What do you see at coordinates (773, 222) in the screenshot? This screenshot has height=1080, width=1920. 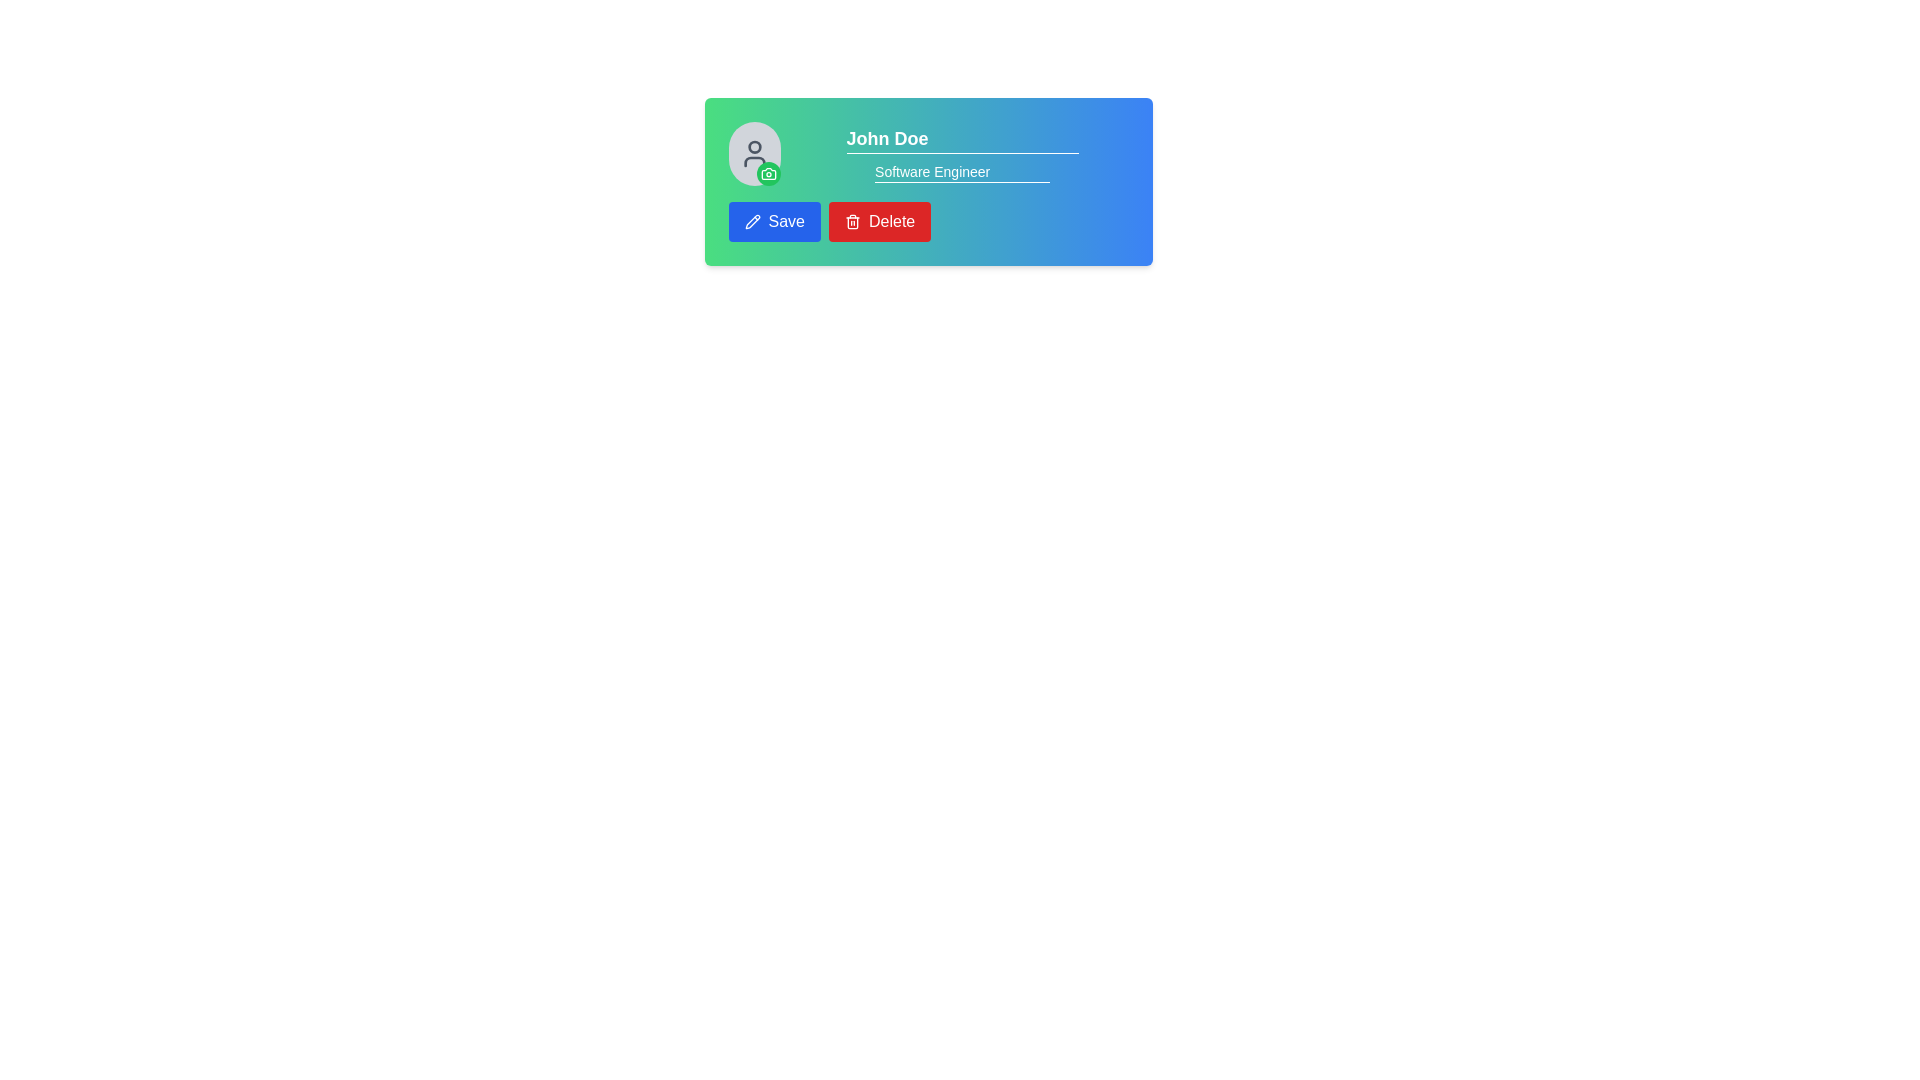 I see `the blue rectangular 'Save' button with a pencil icon located in the bottom-left corner of the profile card` at bounding box center [773, 222].